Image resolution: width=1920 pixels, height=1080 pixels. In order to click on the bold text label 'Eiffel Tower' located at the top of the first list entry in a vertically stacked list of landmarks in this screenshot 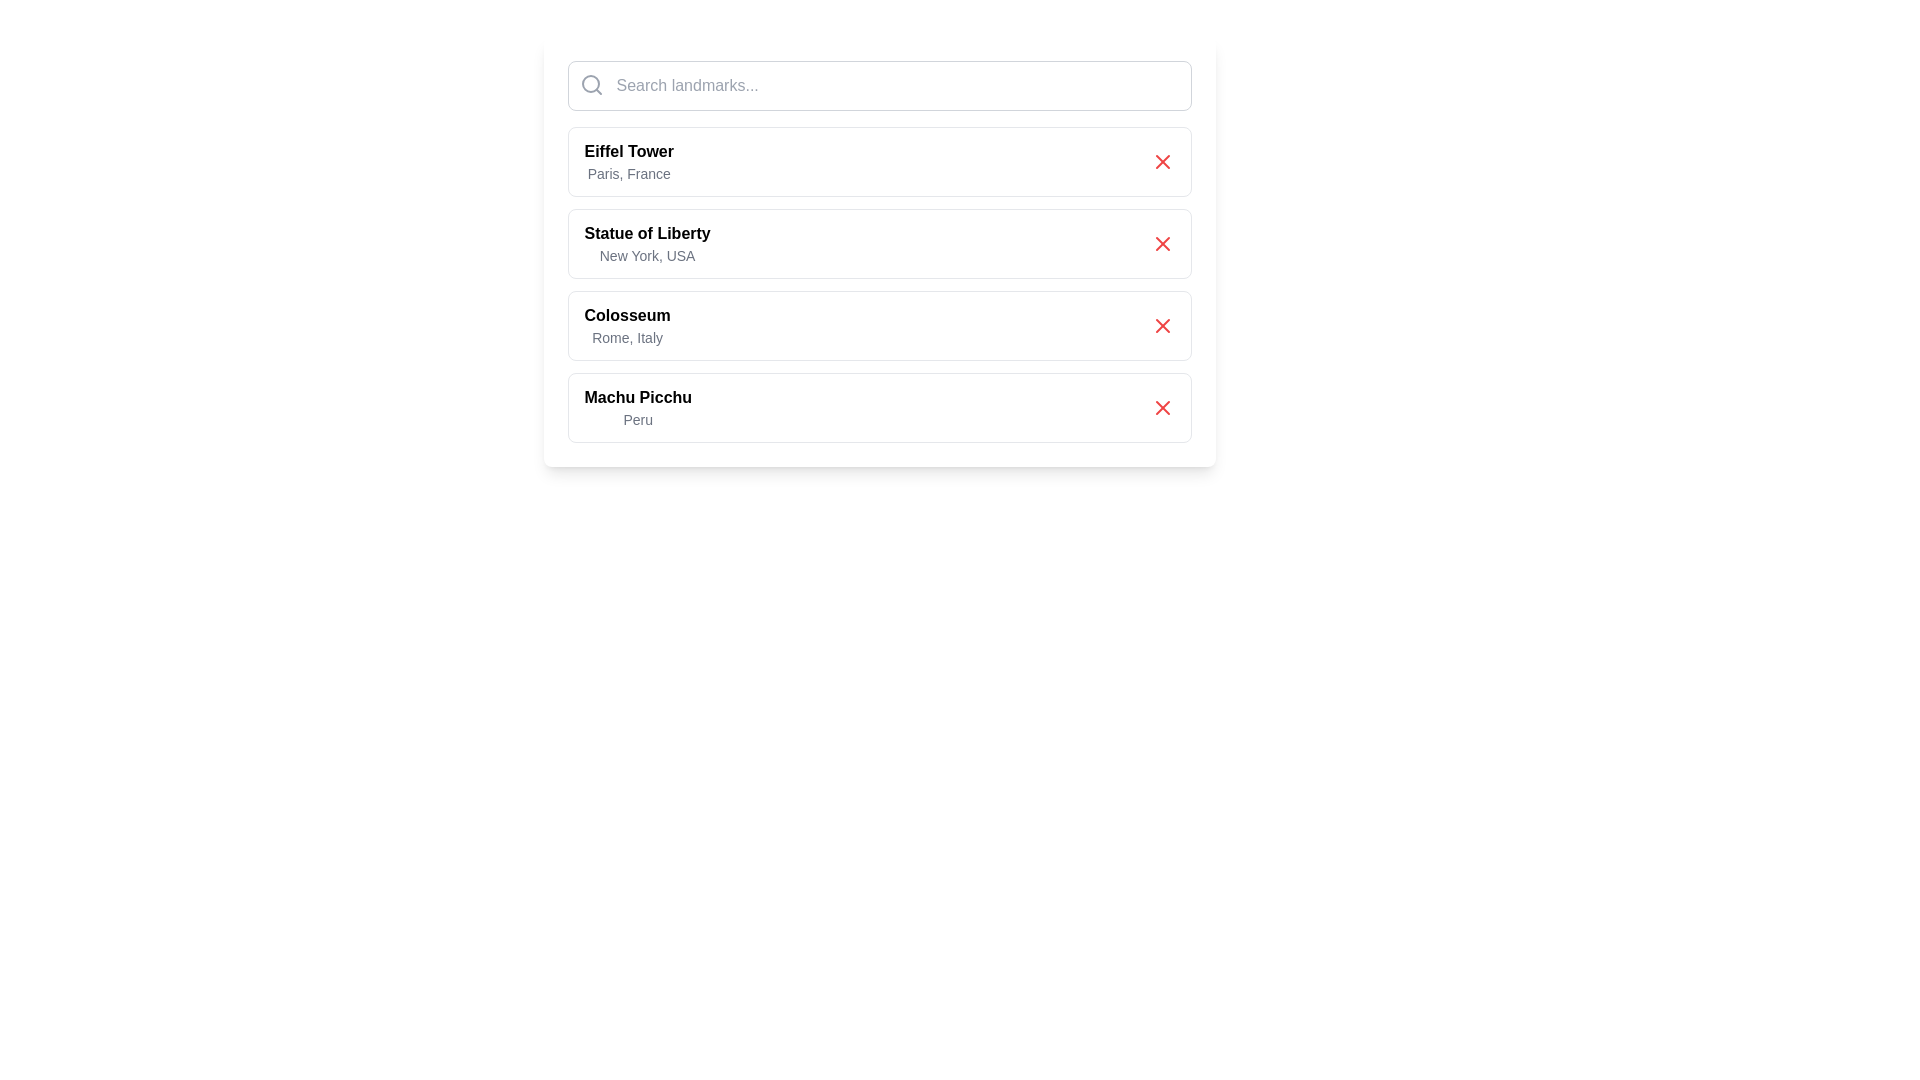, I will do `click(628, 150)`.